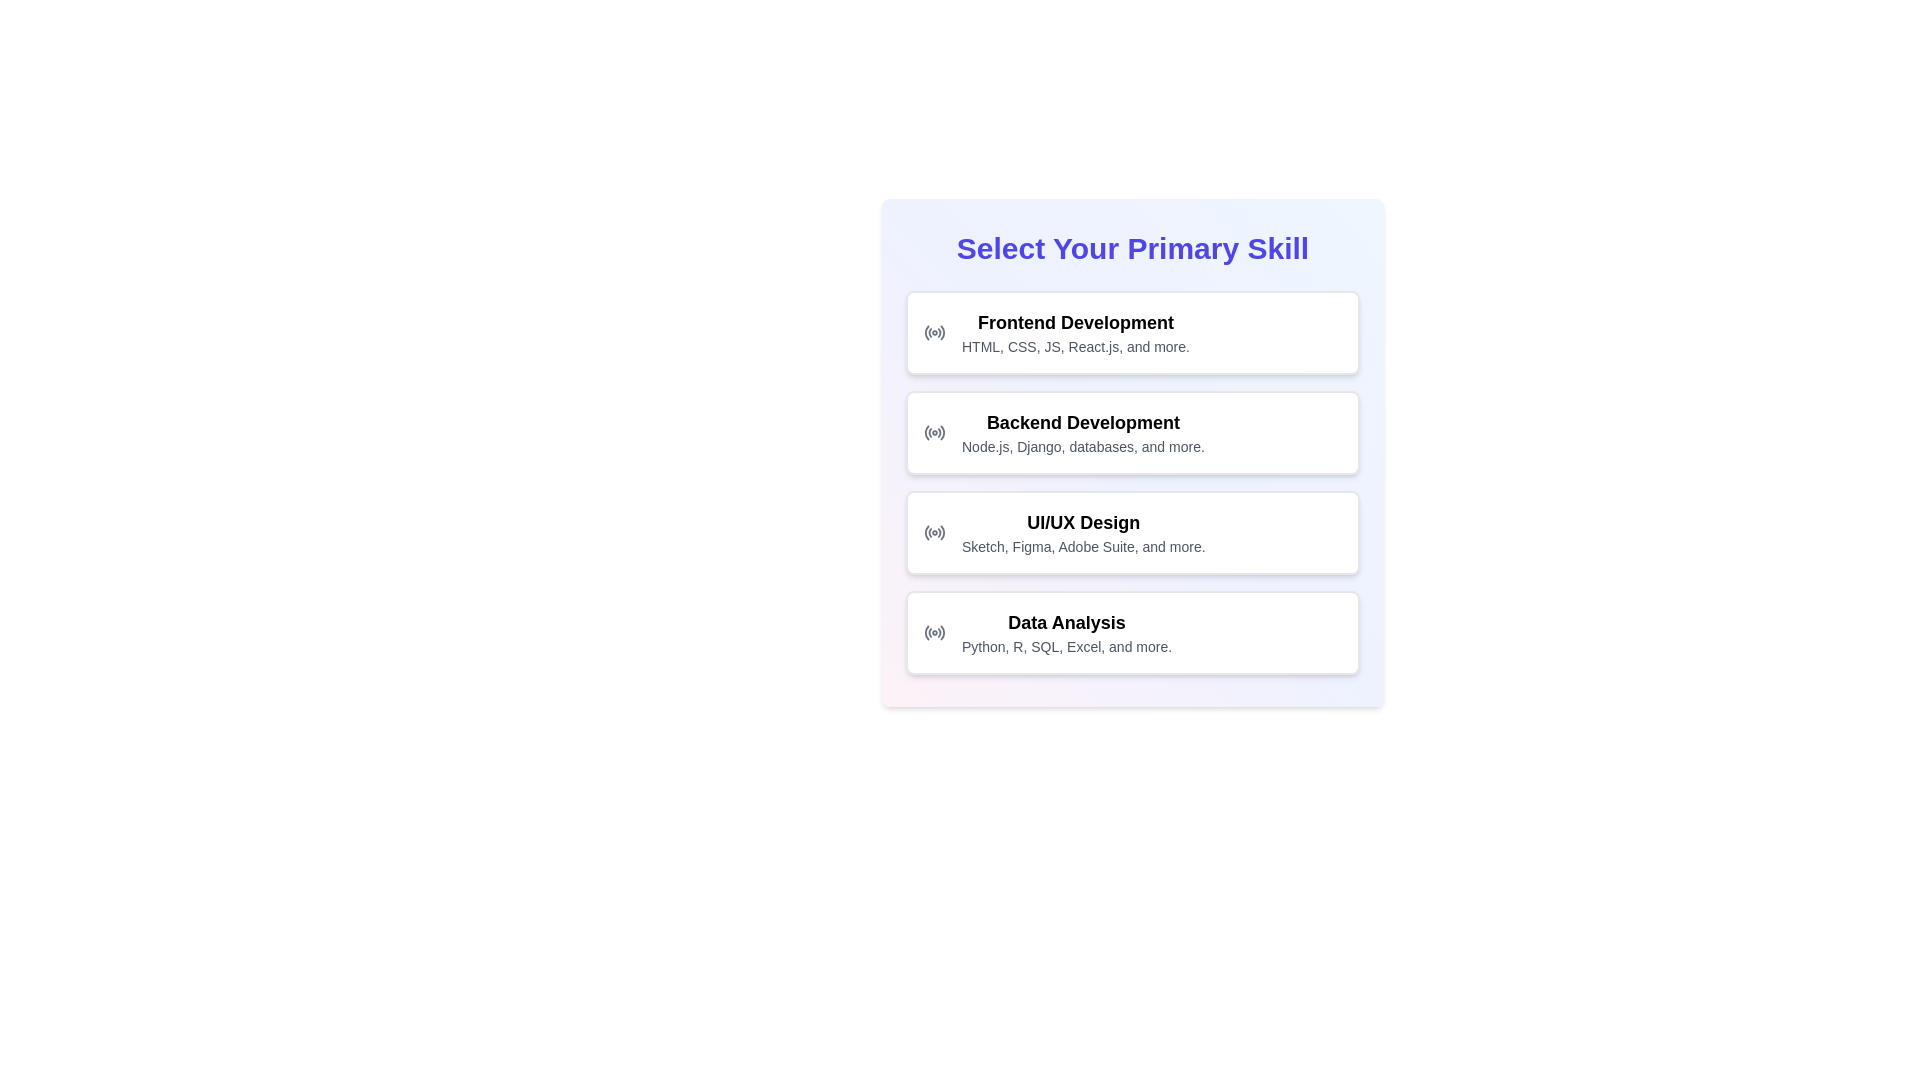 The height and width of the screenshot is (1080, 1920). What do you see at coordinates (1066, 632) in the screenshot?
I see `the Text label for the Data Analysis selection option, located in the fourth card of a vertical list, positioned below the 'UI/UX Design' title` at bounding box center [1066, 632].